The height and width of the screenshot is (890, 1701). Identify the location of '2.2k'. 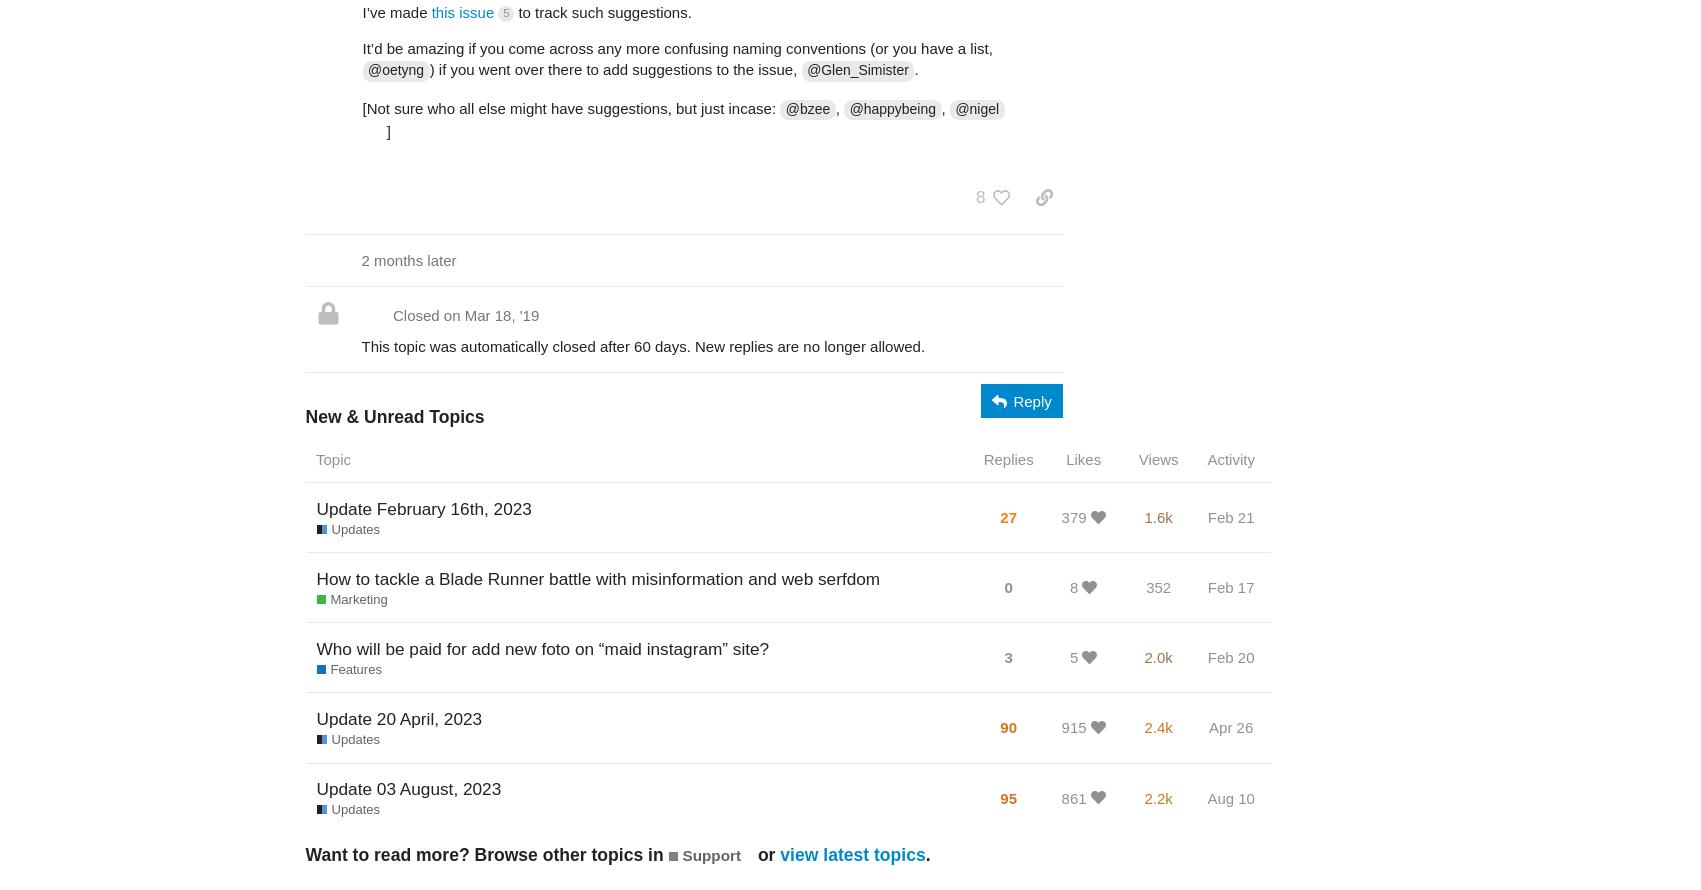
(1157, 797).